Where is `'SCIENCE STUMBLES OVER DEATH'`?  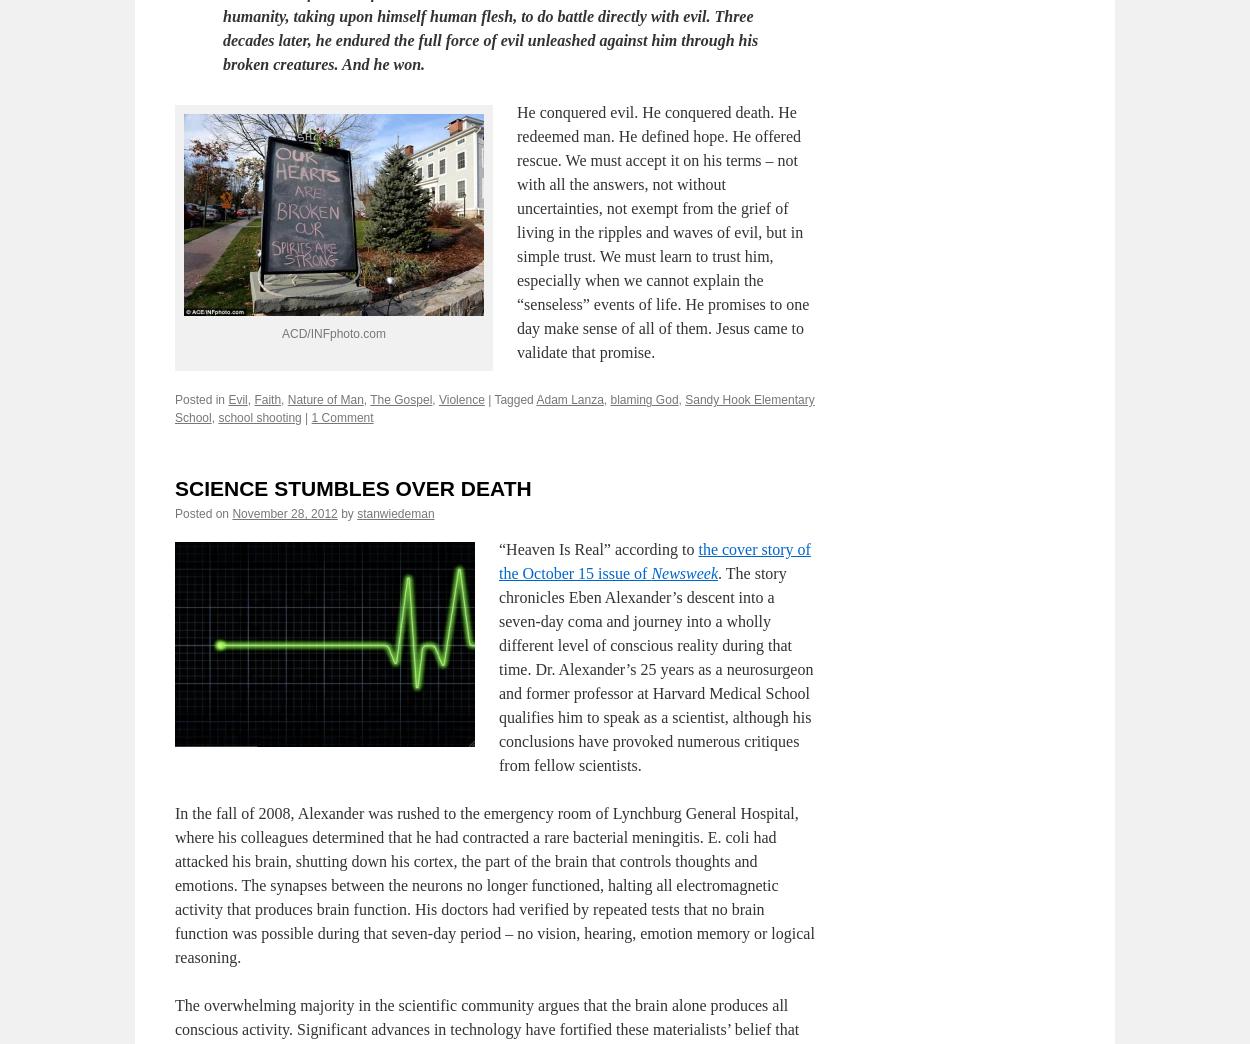 'SCIENCE STUMBLES OVER DEATH' is located at coordinates (352, 583).